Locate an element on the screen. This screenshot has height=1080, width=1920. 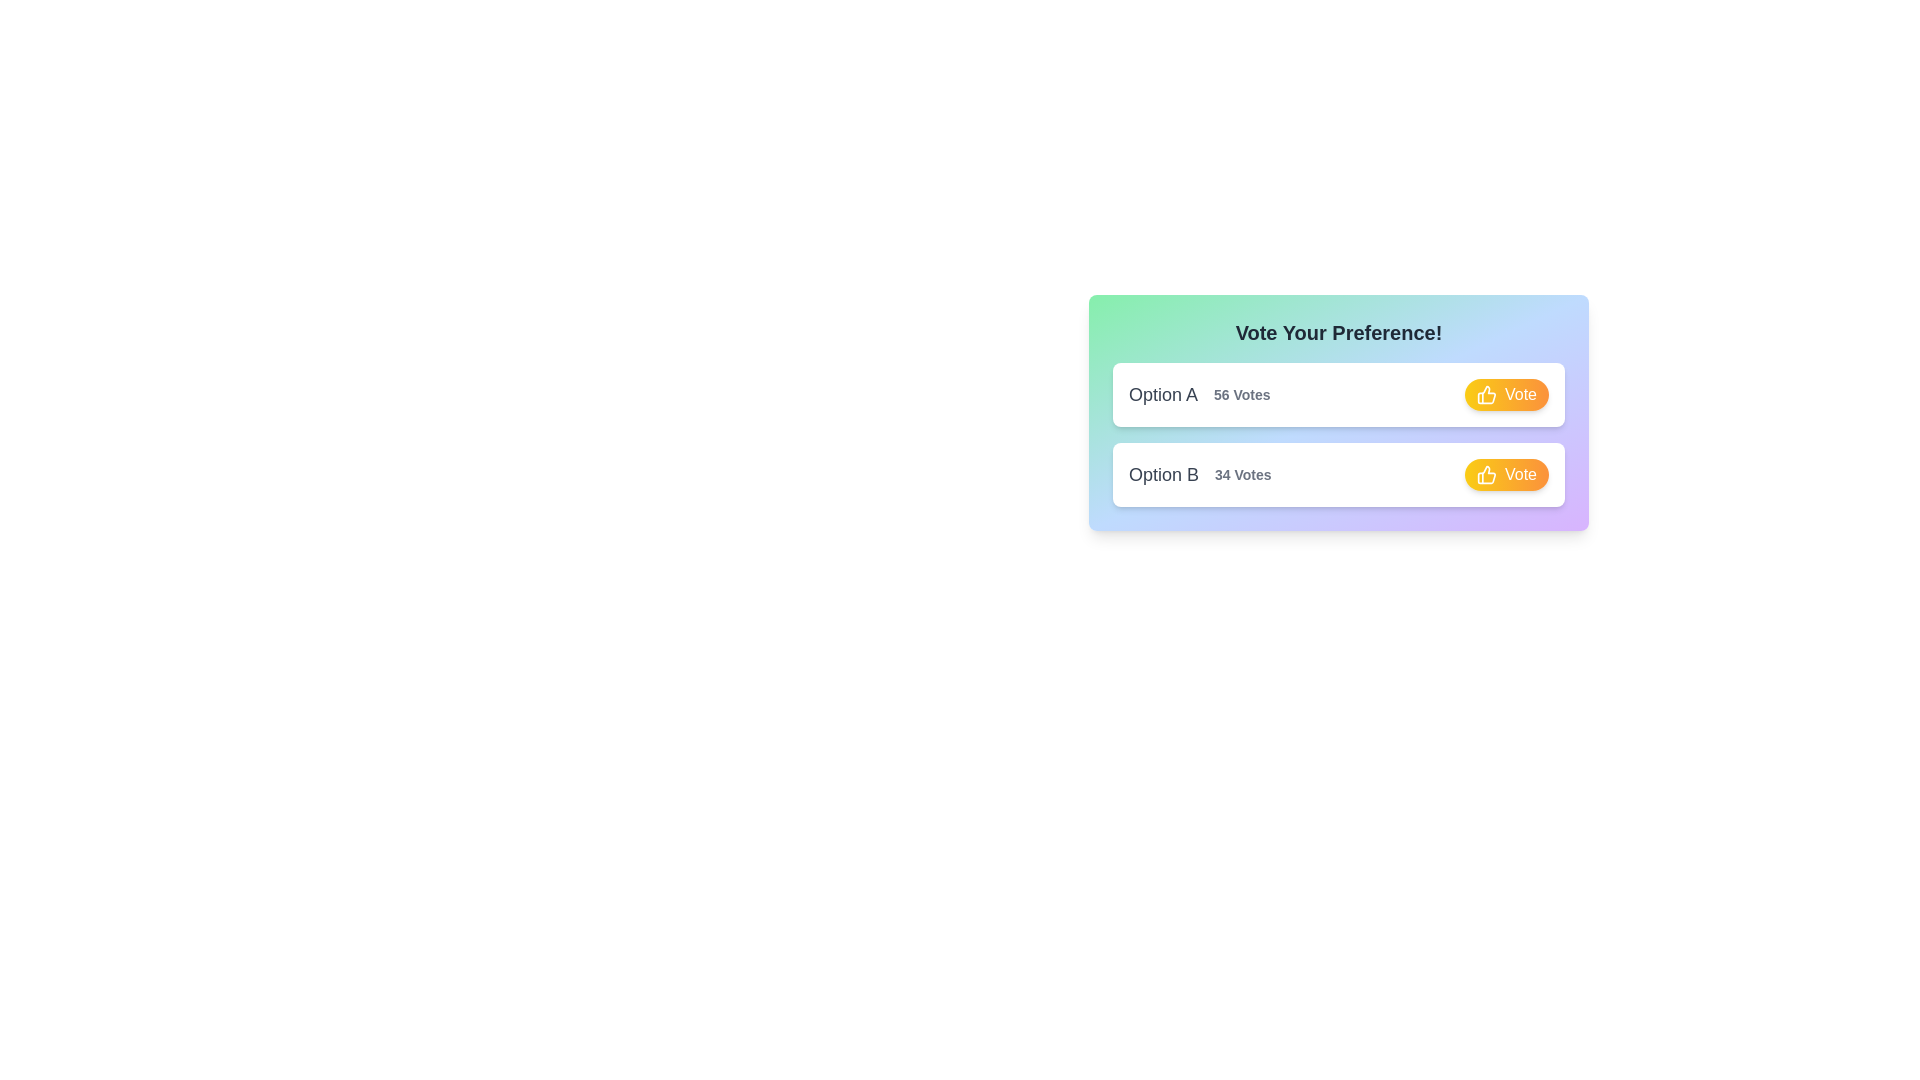
vote button for Option A to increase its vote count is located at coordinates (1507, 394).